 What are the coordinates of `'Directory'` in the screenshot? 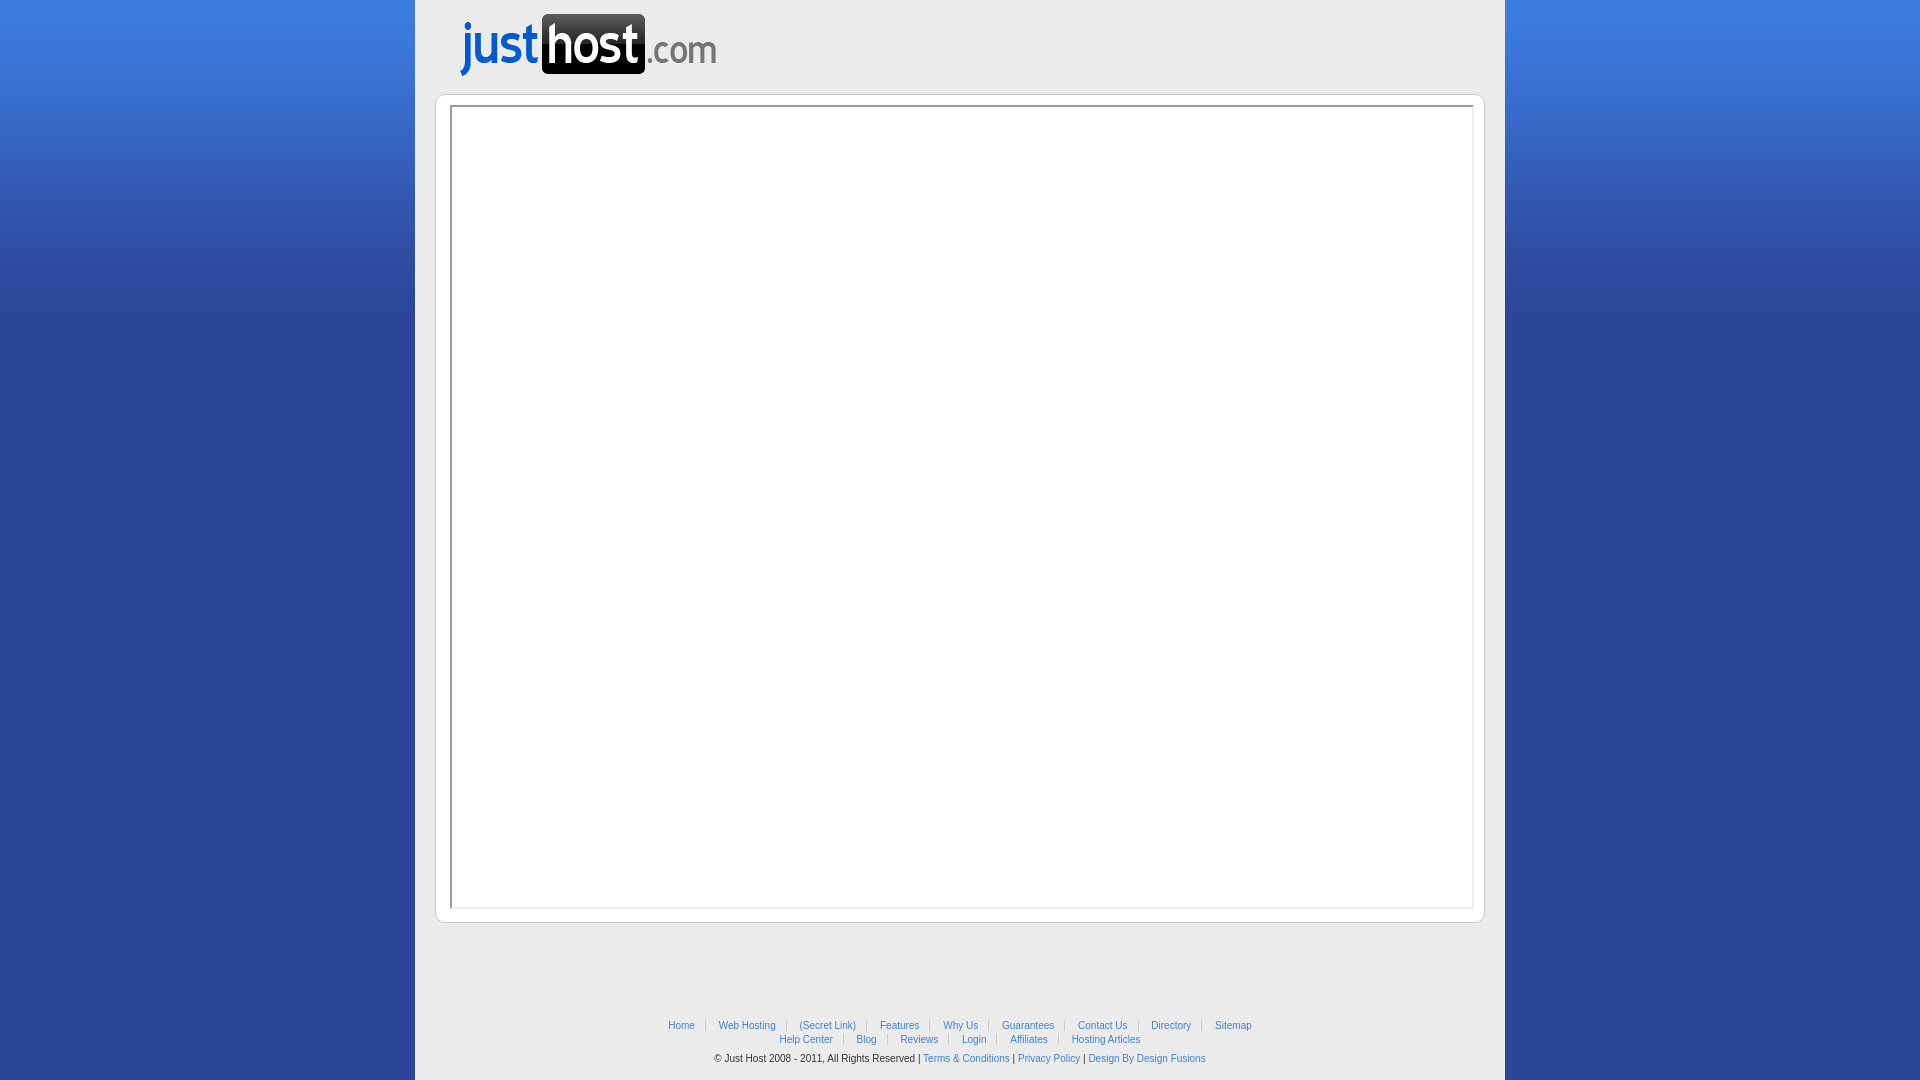 It's located at (1151, 1025).